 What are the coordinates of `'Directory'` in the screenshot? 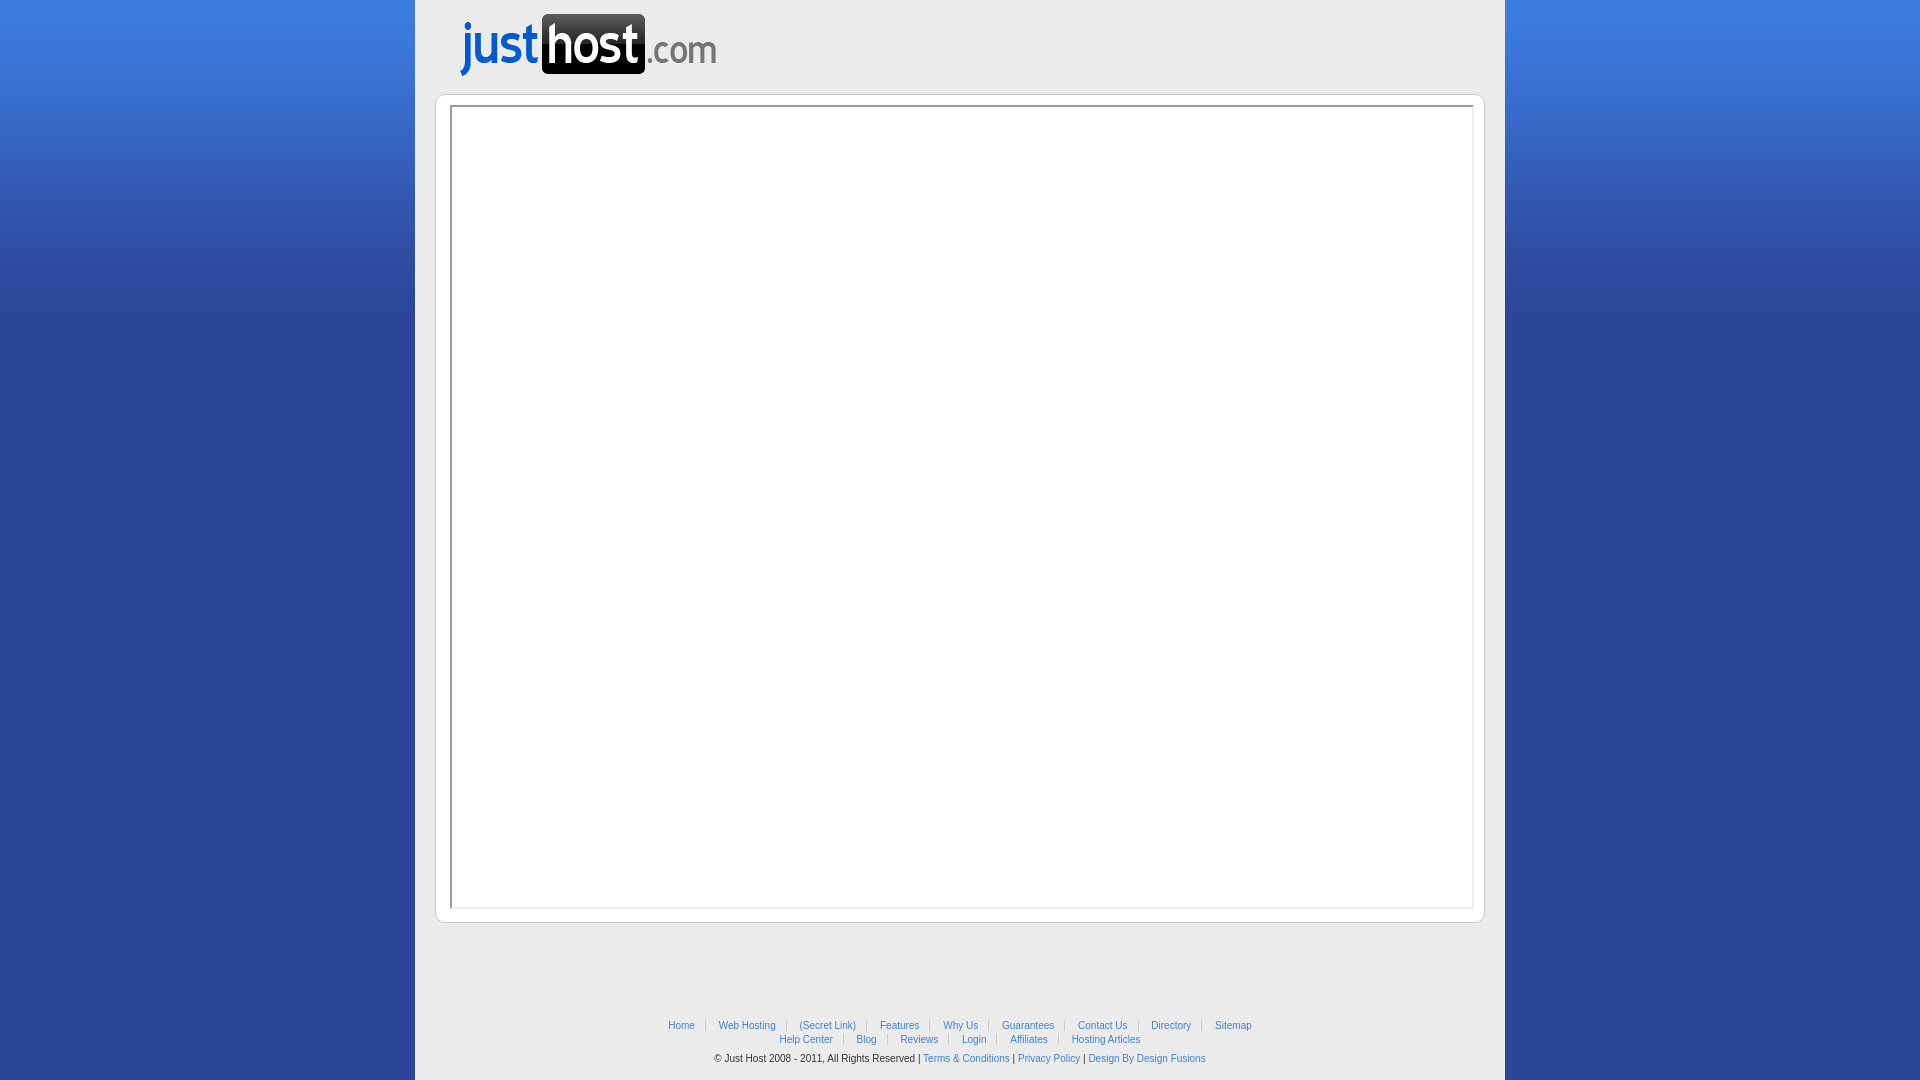 It's located at (1151, 1025).